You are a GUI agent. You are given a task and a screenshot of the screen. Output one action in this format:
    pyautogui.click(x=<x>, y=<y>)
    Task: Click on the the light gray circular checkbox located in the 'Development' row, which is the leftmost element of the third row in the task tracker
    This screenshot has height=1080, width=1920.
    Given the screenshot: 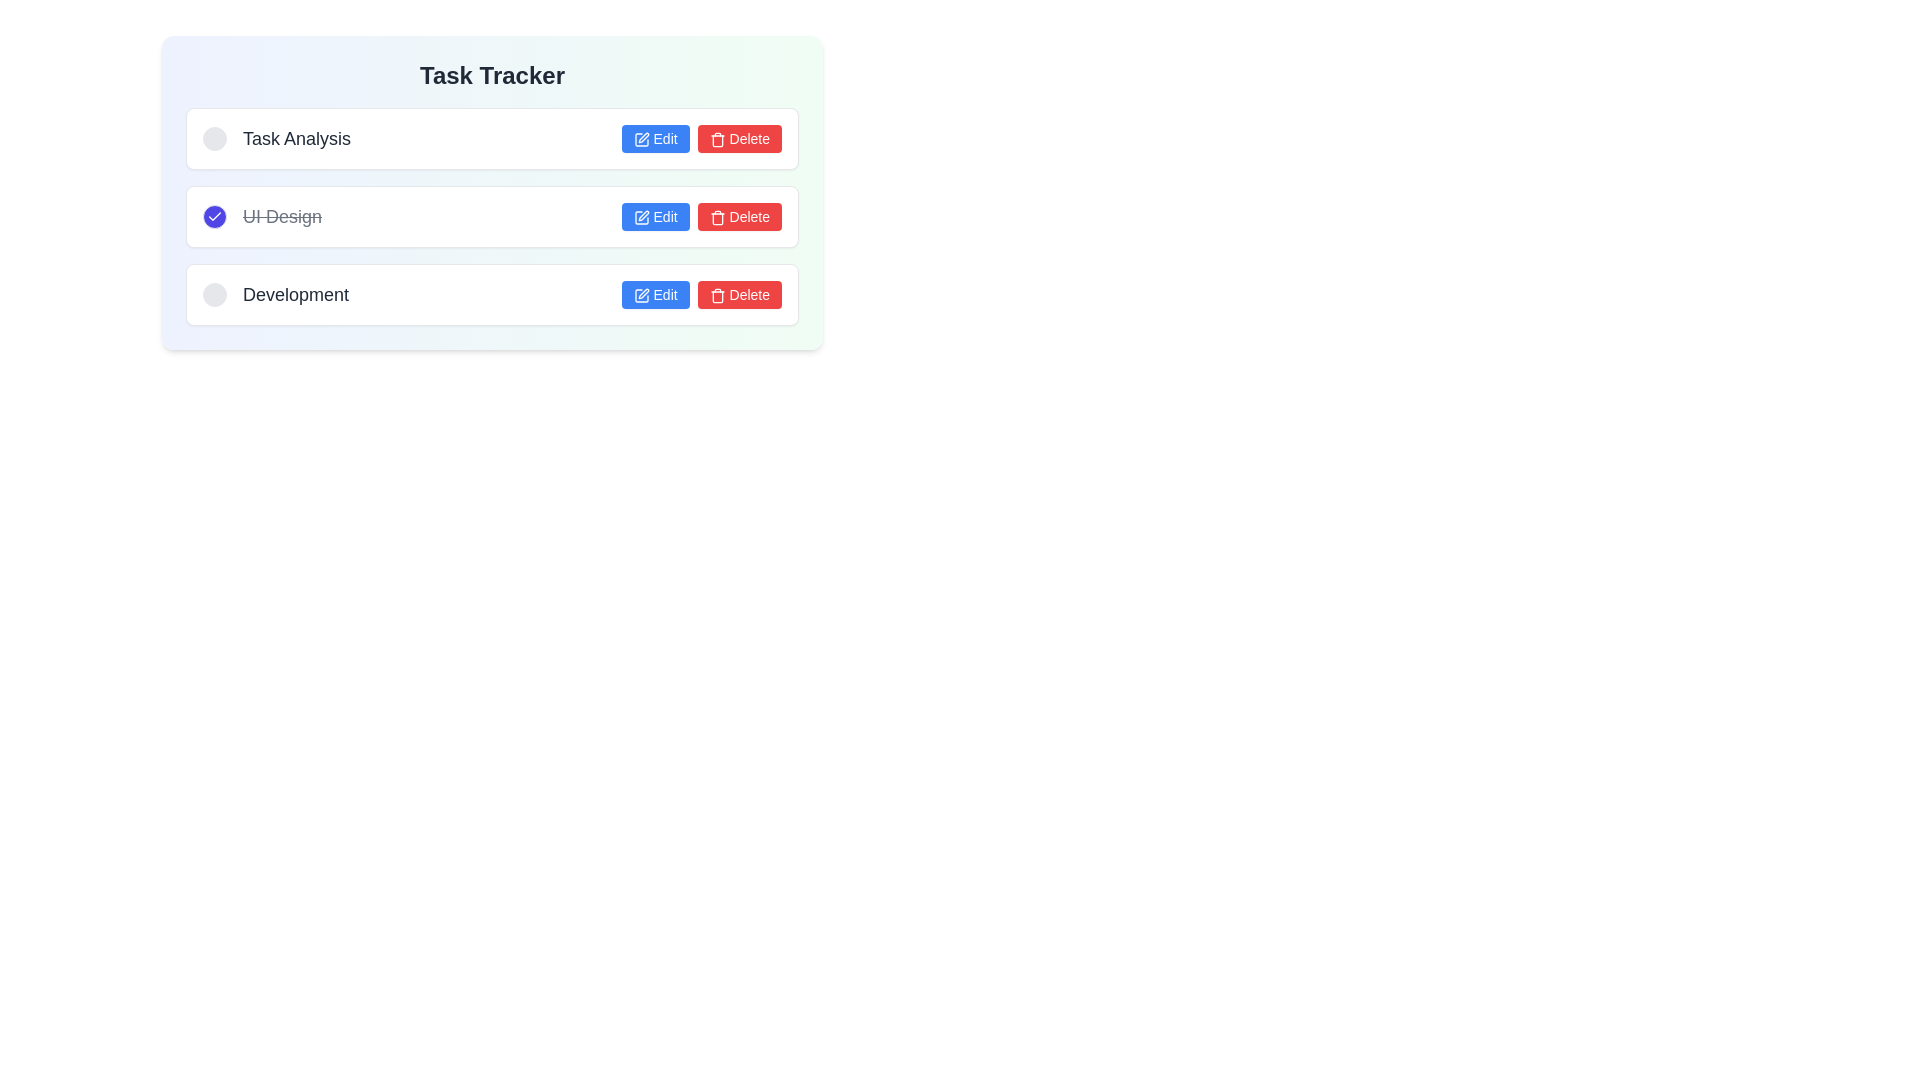 What is the action you would take?
    pyautogui.click(x=215, y=294)
    